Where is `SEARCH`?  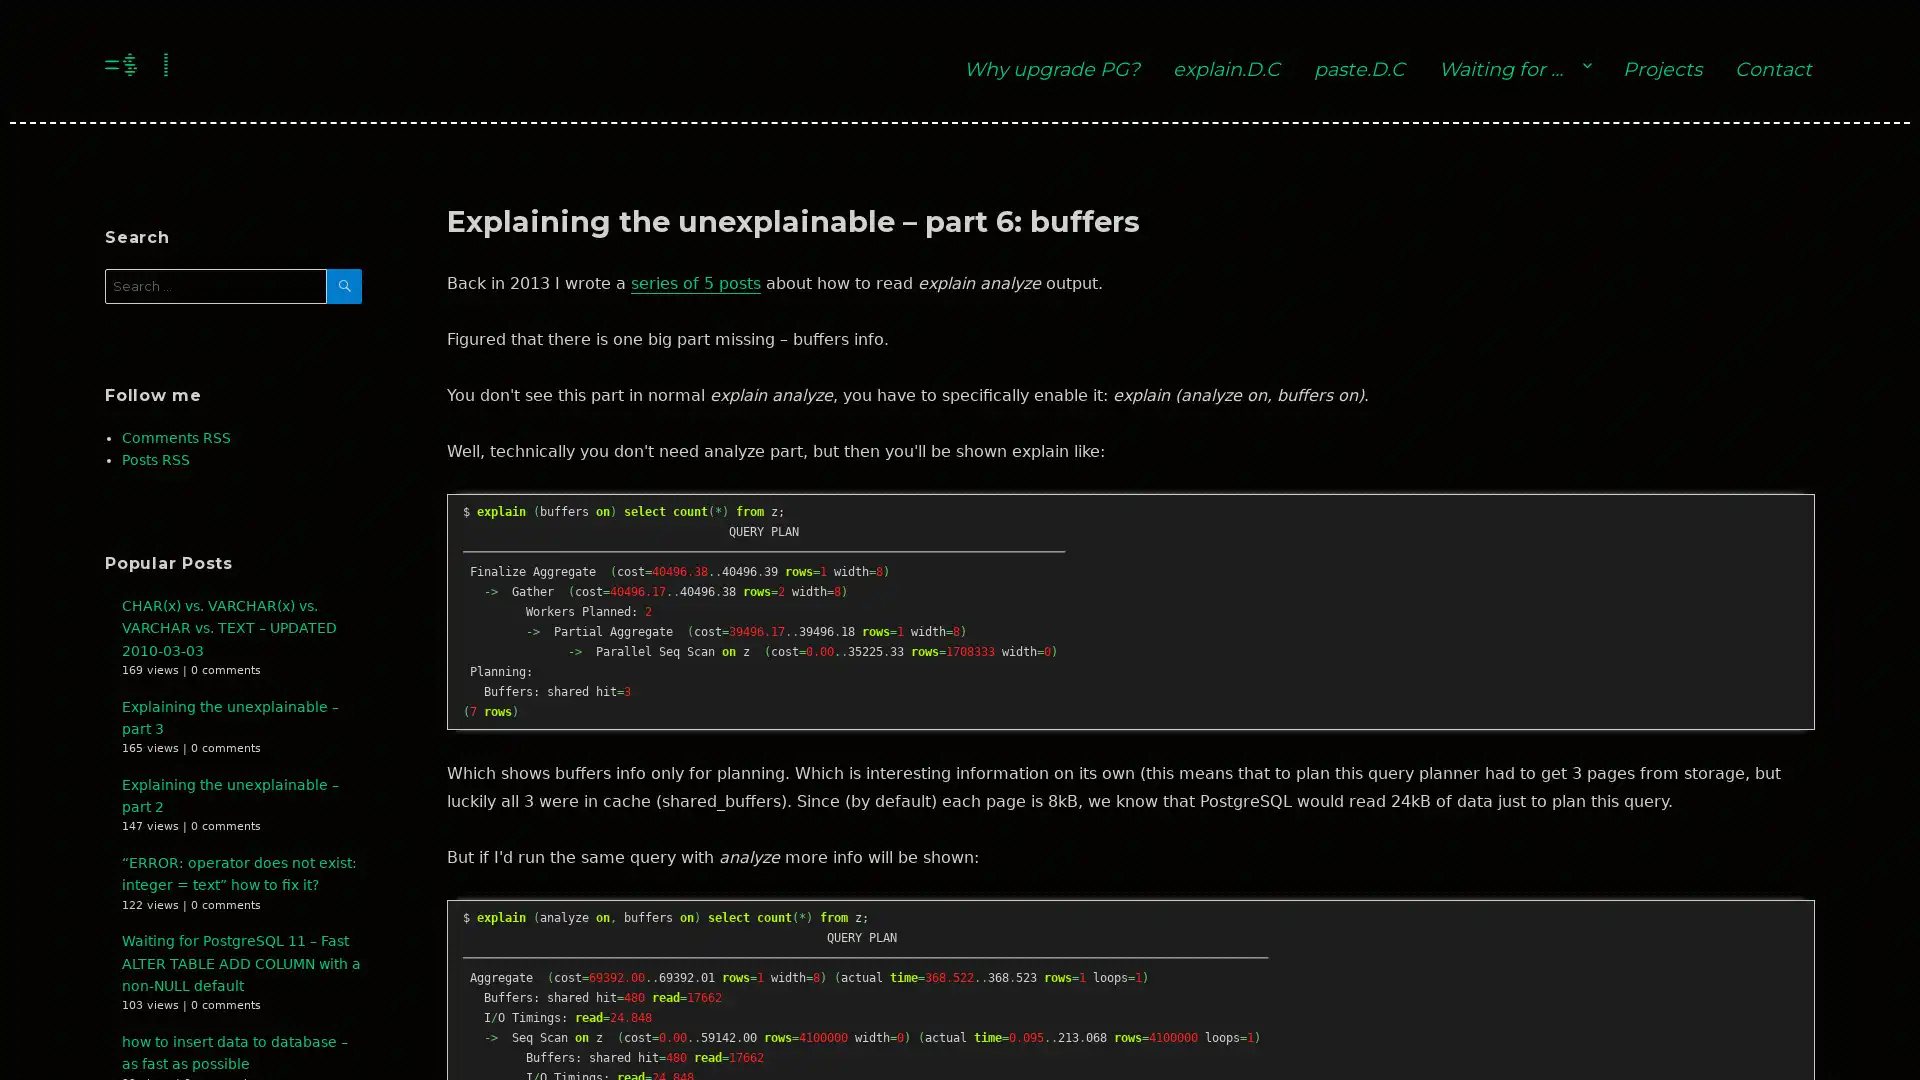 SEARCH is located at coordinates (343, 285).